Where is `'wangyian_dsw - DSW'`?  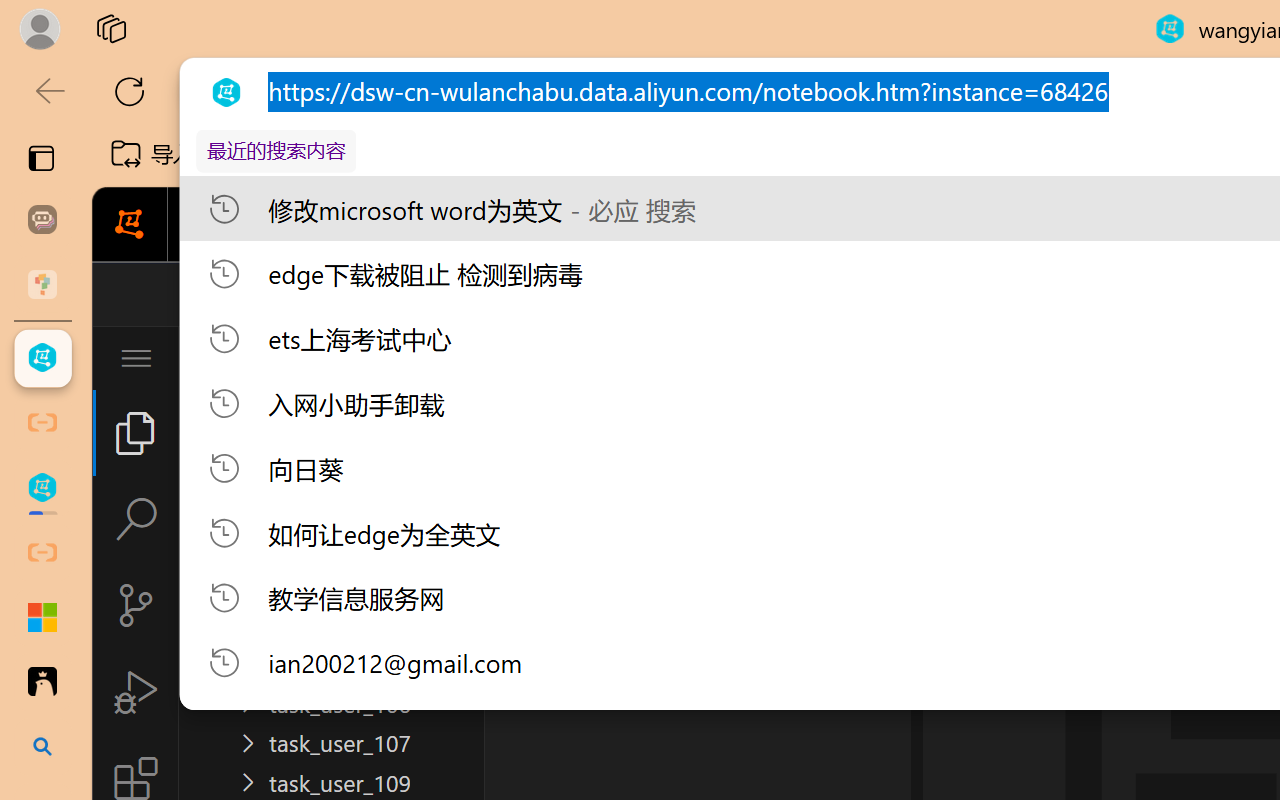
'wangyian_dsw - DSW' is located at coordinates (42, 358).